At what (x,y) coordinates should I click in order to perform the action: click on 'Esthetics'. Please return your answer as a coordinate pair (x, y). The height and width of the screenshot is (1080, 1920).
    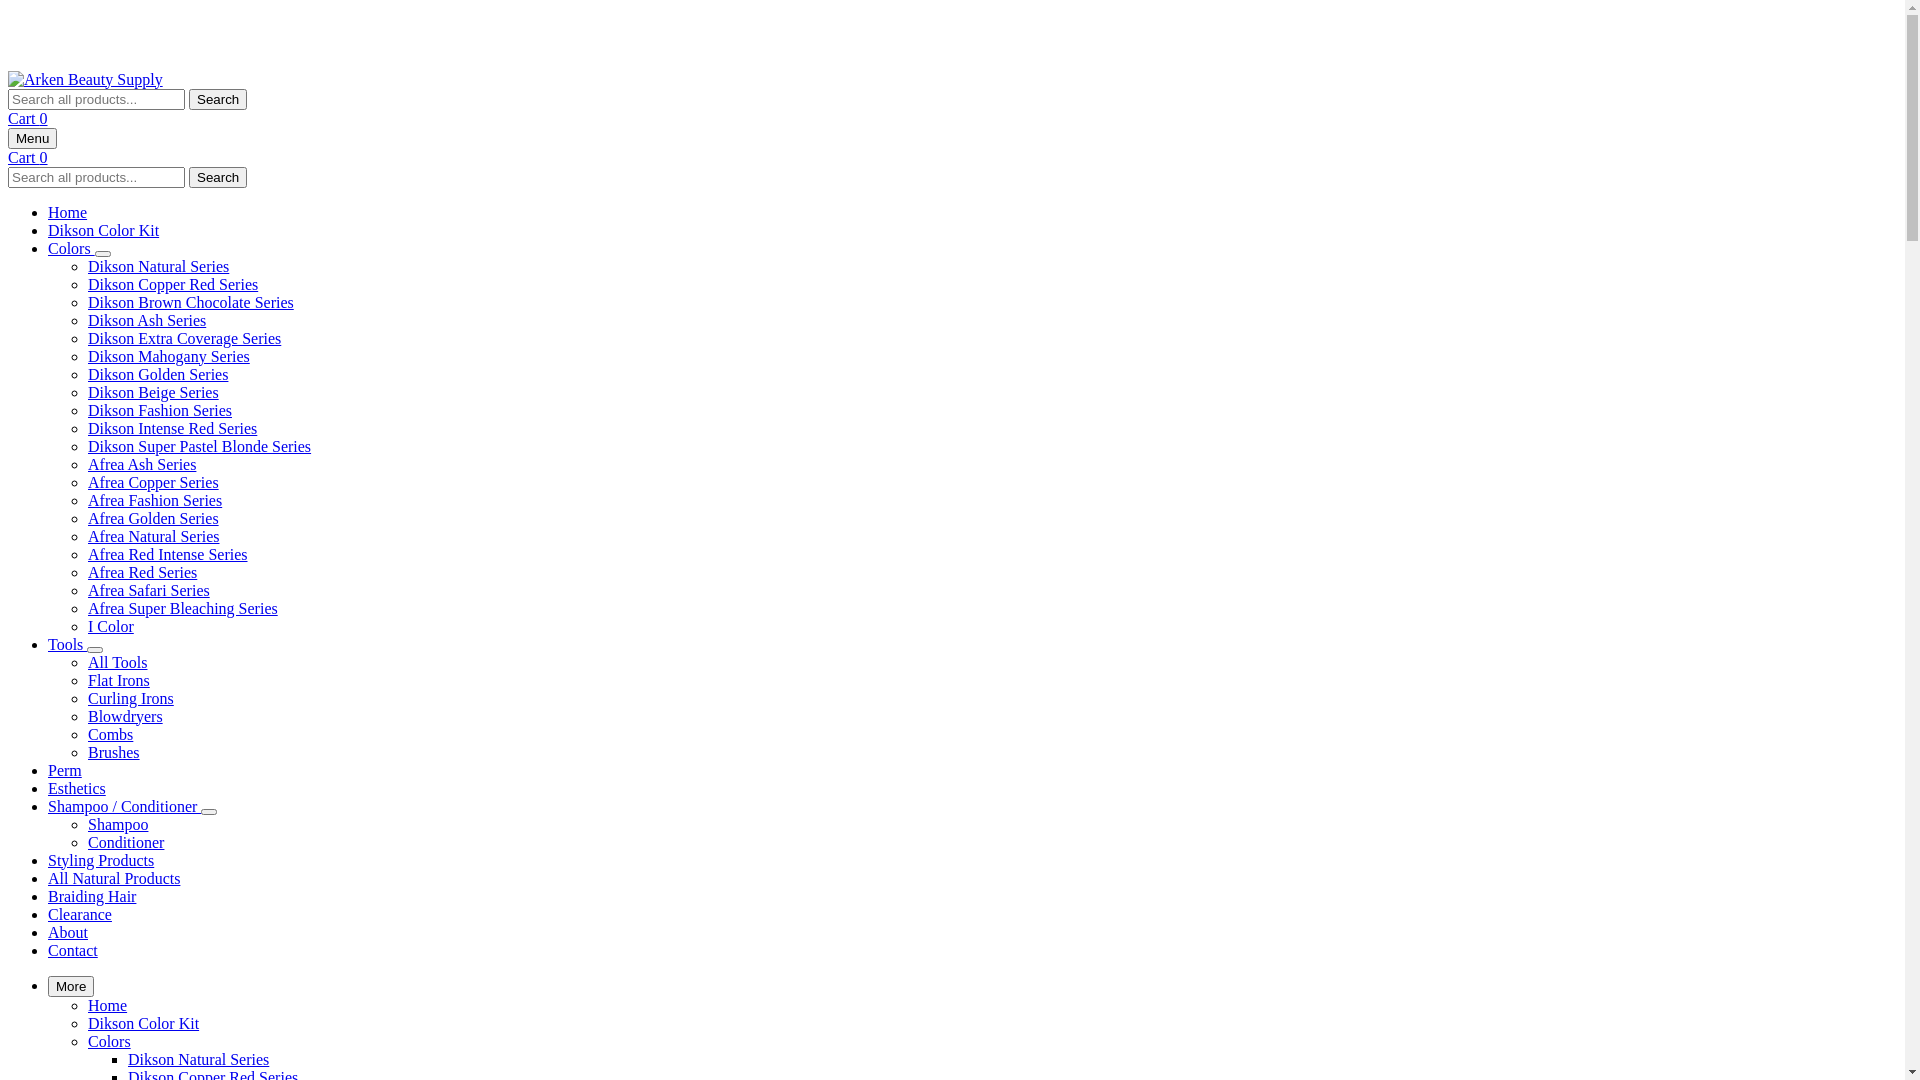
    Looking at the image, I should click on (76, 787).